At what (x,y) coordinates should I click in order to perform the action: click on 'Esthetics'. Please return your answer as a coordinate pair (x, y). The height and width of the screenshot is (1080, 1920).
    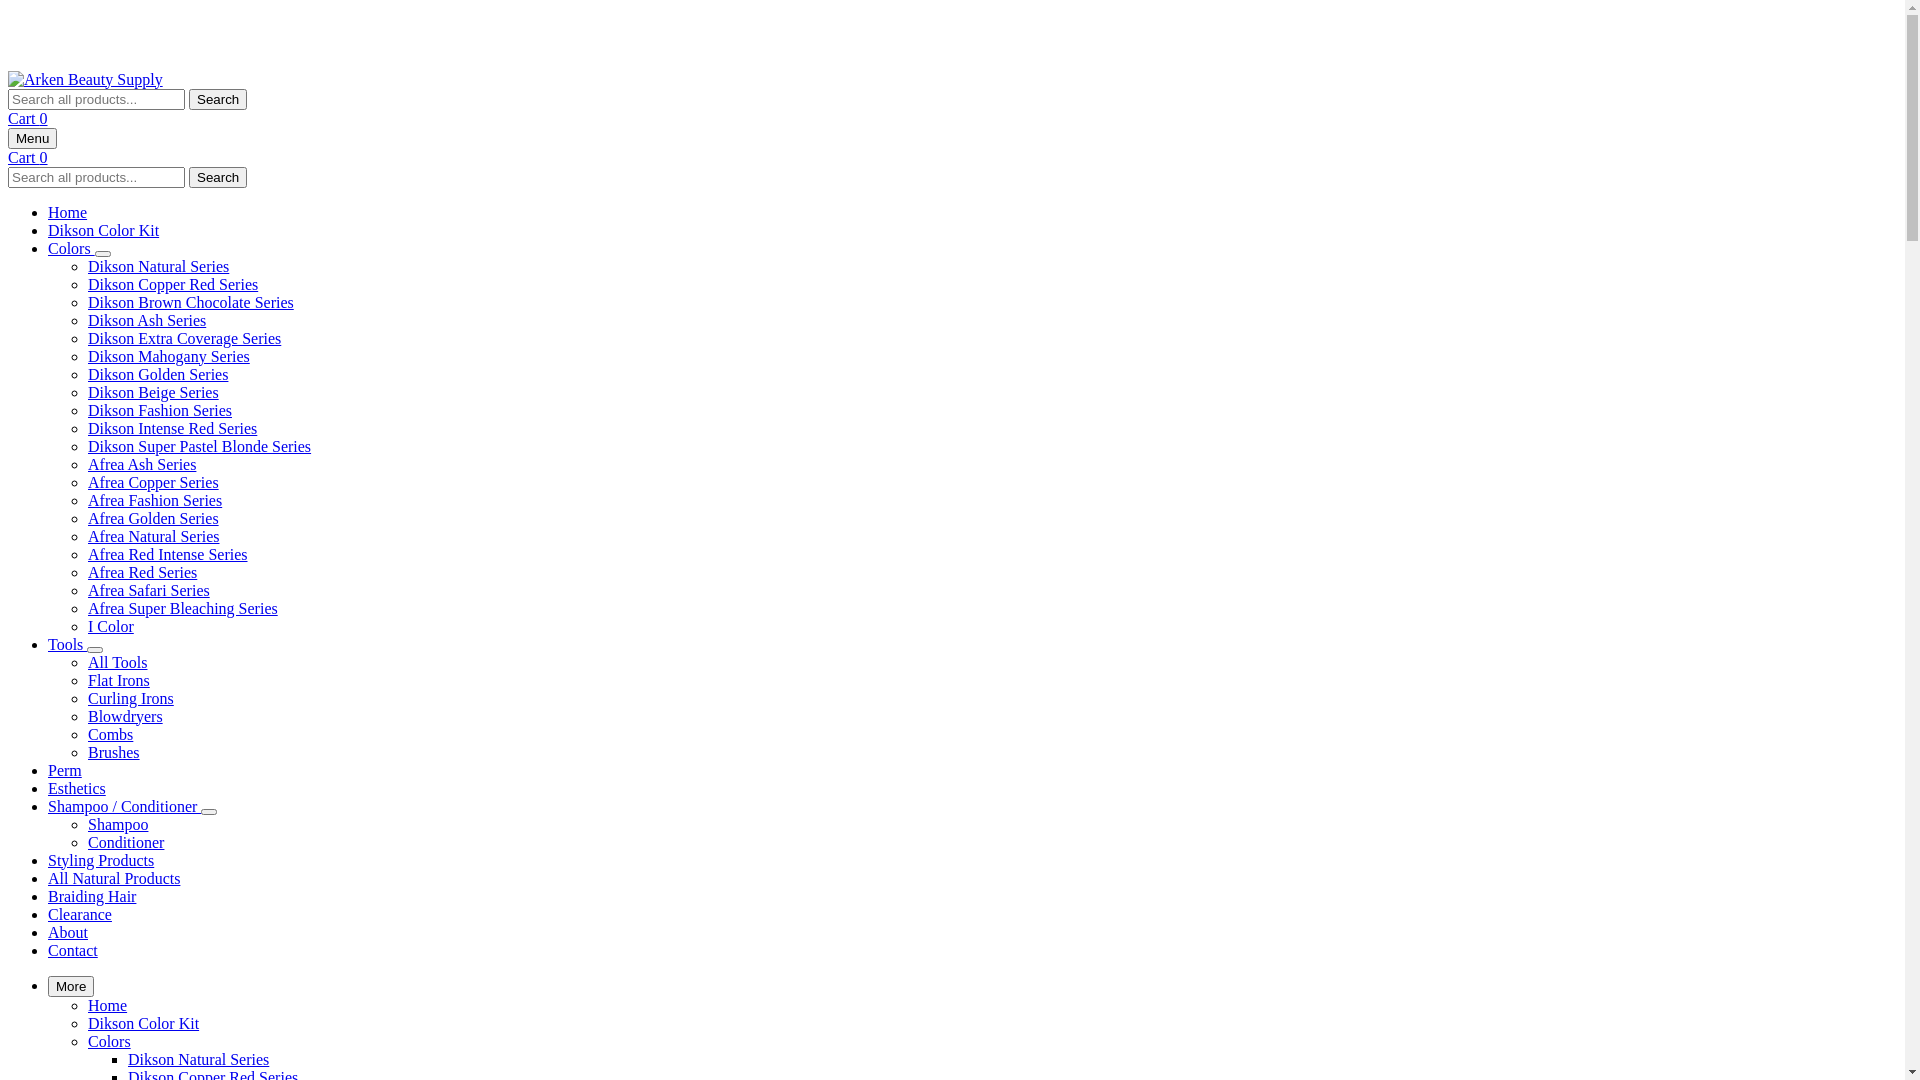
    Looking at the image, I should click on (76, 787).